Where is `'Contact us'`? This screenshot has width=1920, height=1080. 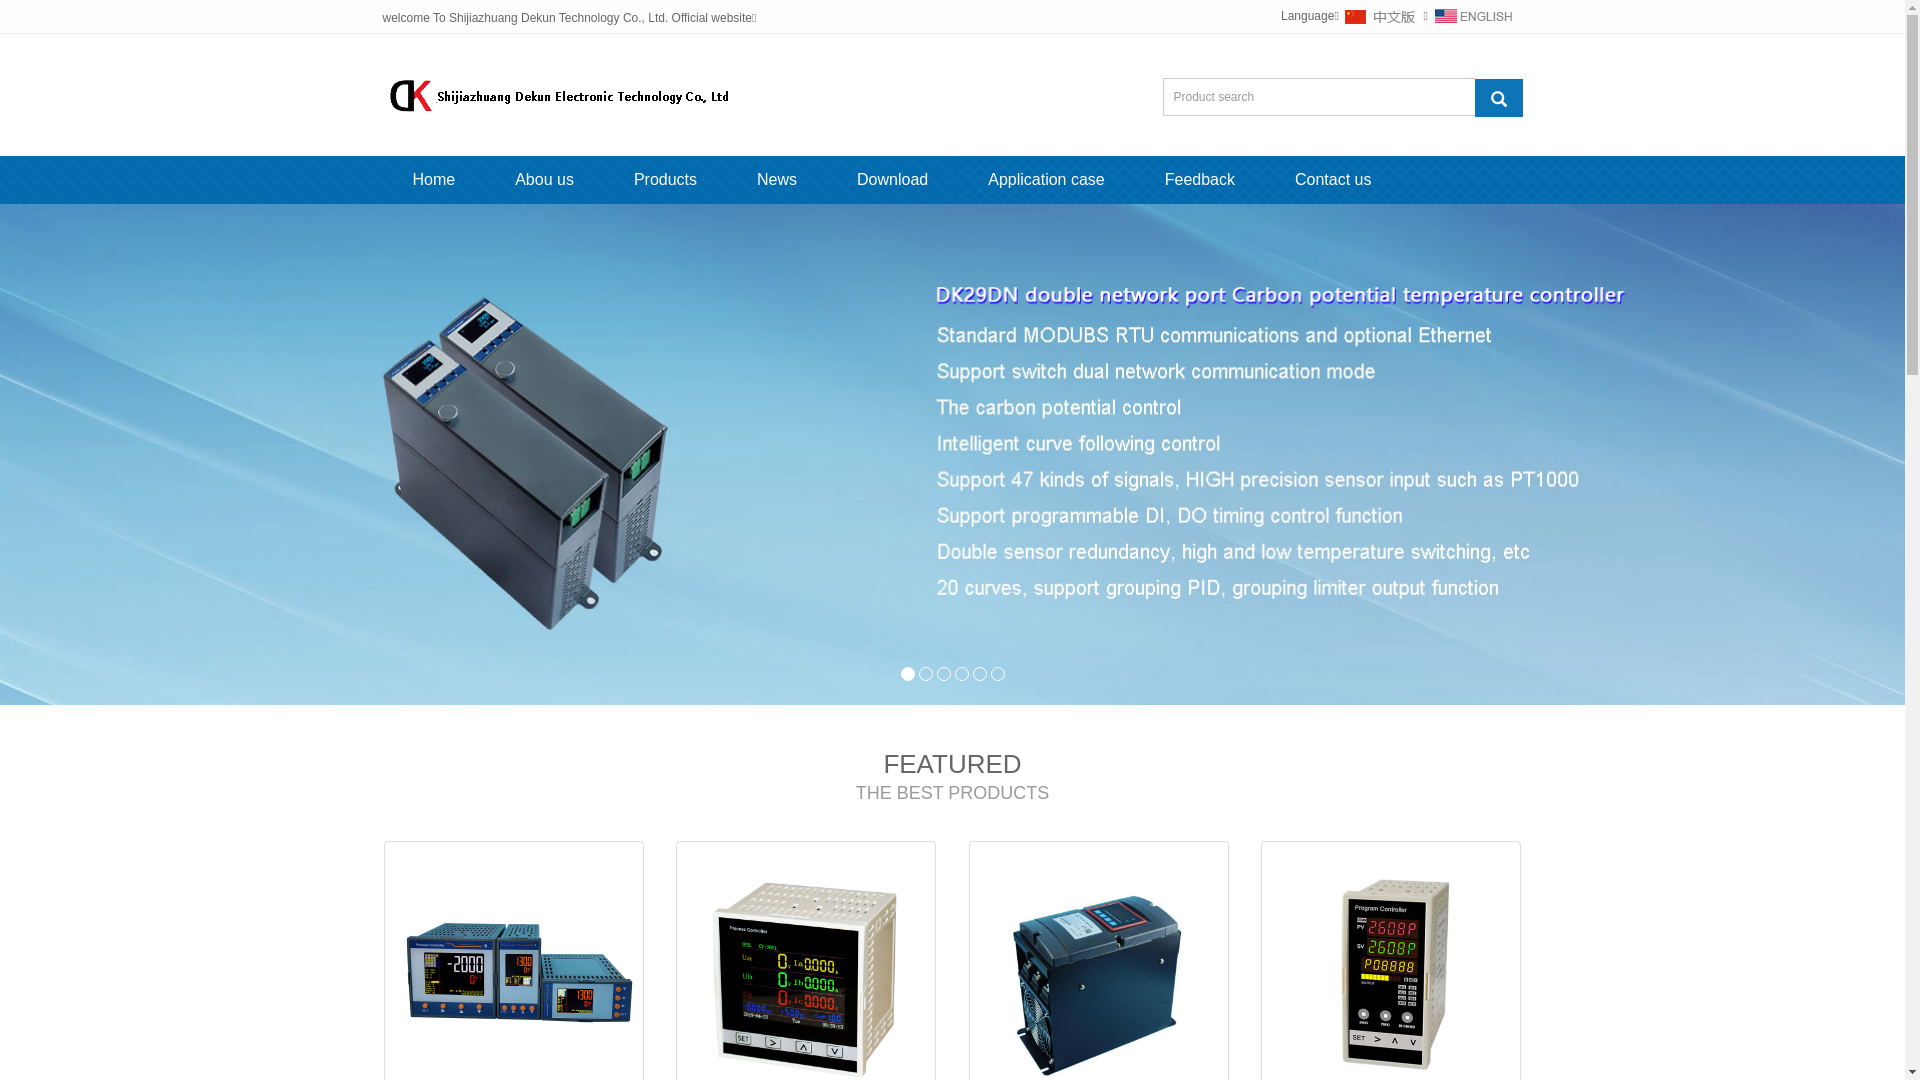 'Contact us' is located at coordinates (1333, 180).